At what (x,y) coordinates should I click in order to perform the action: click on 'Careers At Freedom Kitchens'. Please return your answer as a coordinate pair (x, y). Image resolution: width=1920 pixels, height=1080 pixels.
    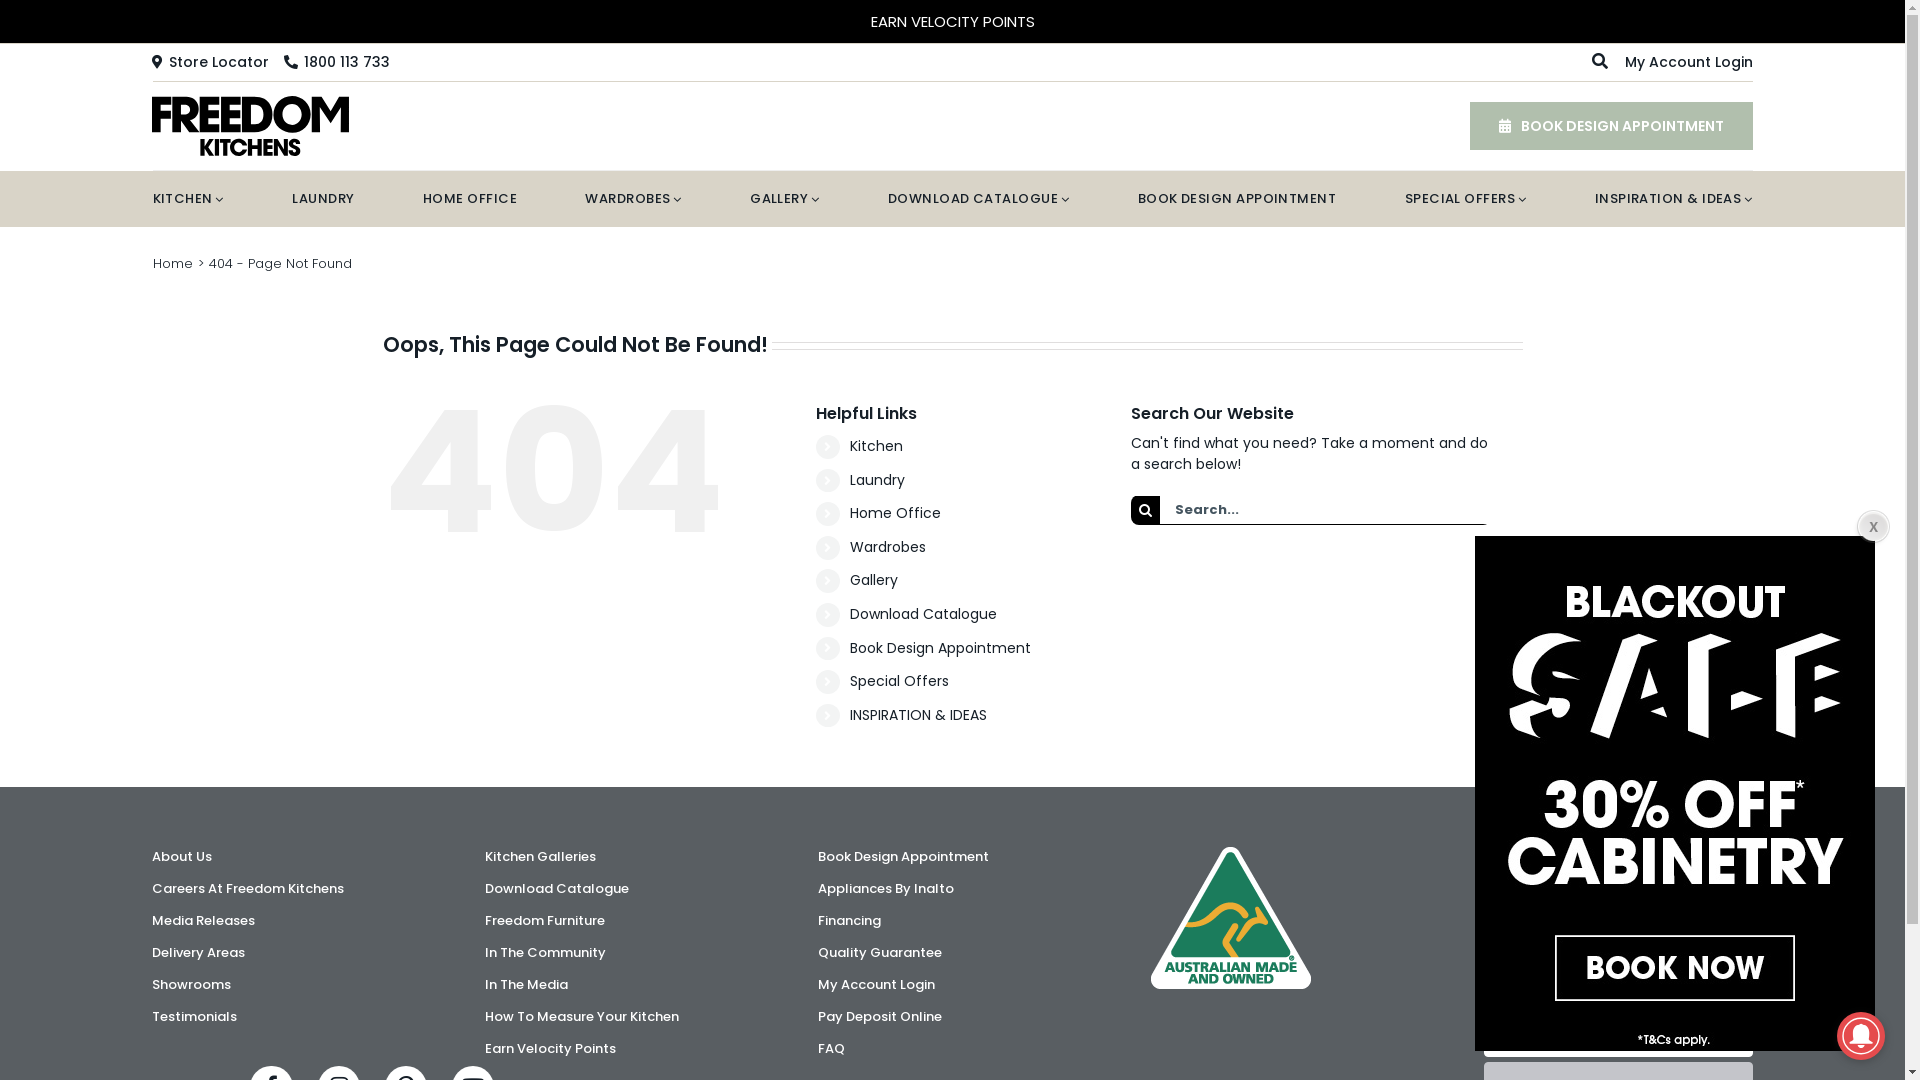
    Looking at the image, I should click on (285, 887).